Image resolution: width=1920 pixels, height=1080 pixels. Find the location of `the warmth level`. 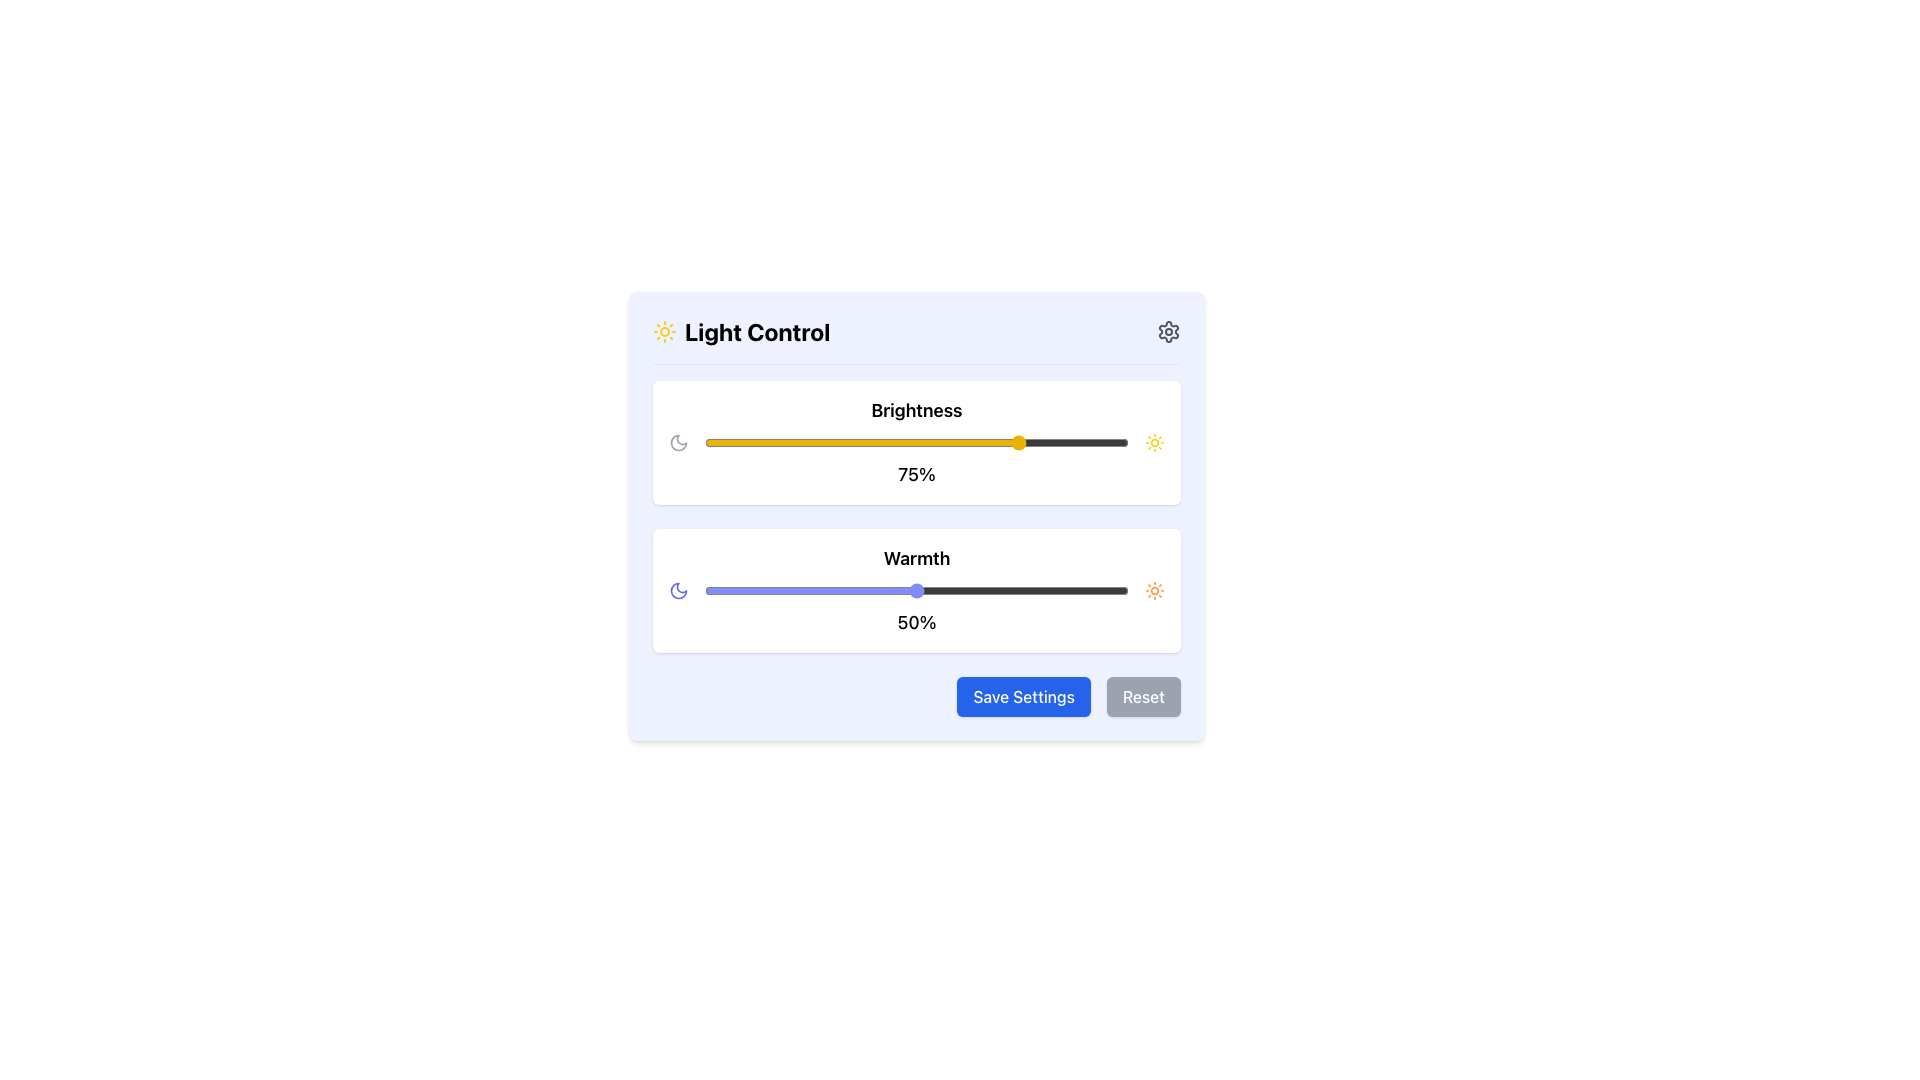

the warmth level is located at coordinates (976, 589).